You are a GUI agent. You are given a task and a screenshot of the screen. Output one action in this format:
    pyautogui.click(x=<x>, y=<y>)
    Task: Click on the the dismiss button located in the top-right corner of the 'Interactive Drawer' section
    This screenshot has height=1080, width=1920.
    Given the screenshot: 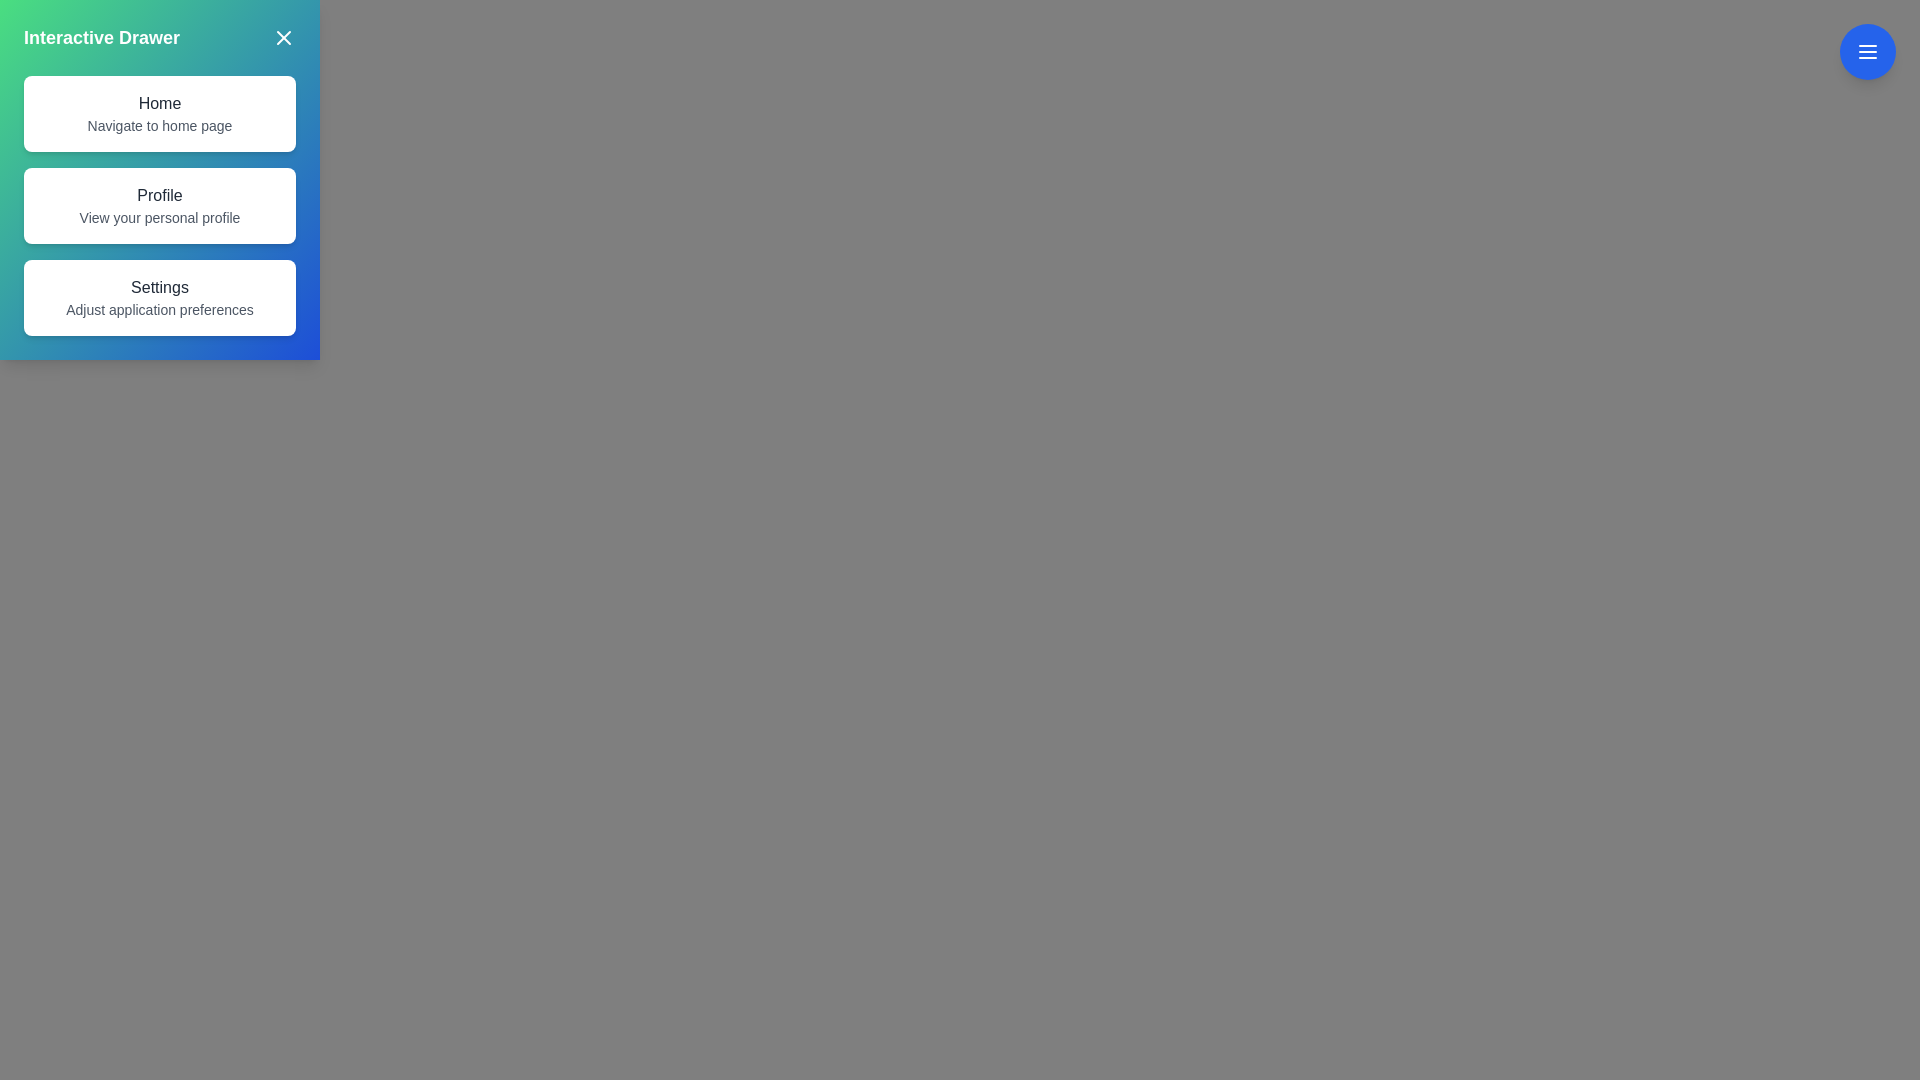 What is the action you would take?
    pyautogui.click(x=282, y=38)
    